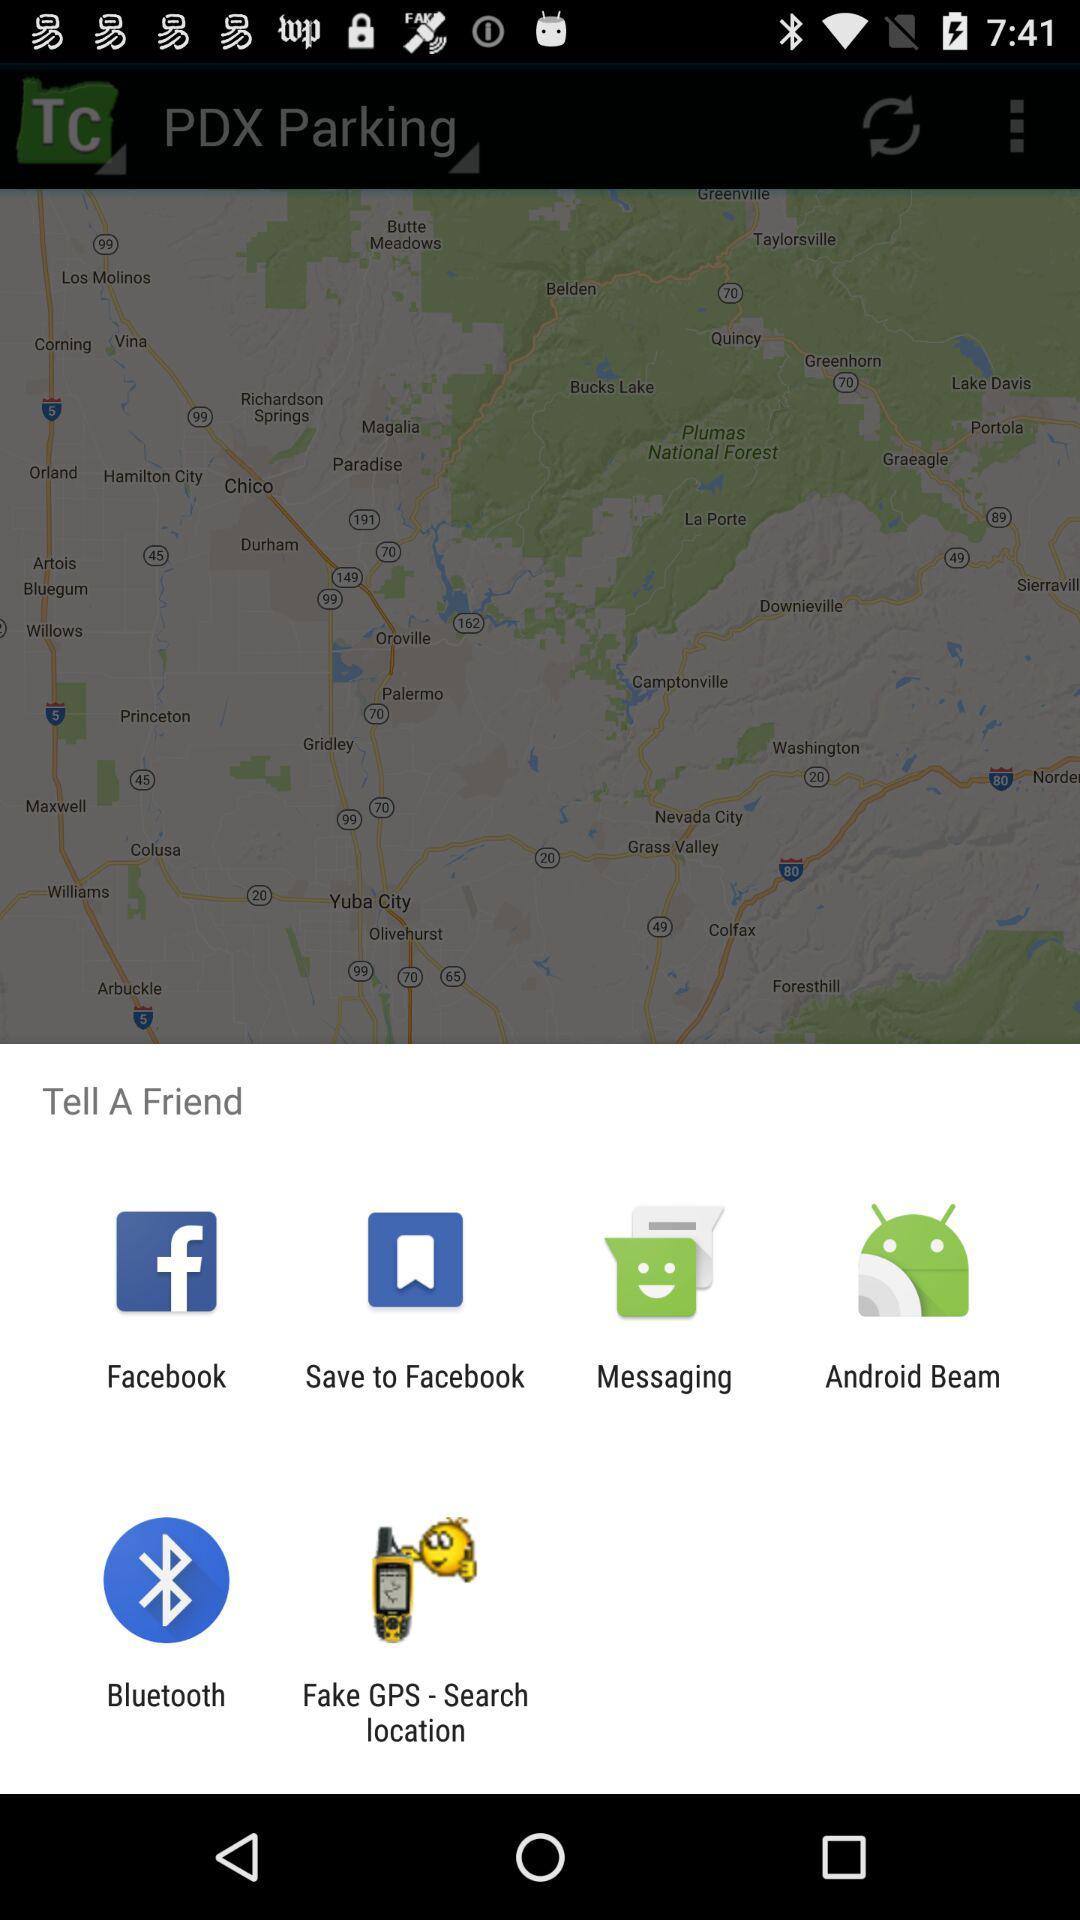 The height and width of the screenshot is (1920, 1080). Describe the element at coordinates (664, 1392) in the screenshot. I see `the app to the right of the save to facebook app` at that location.